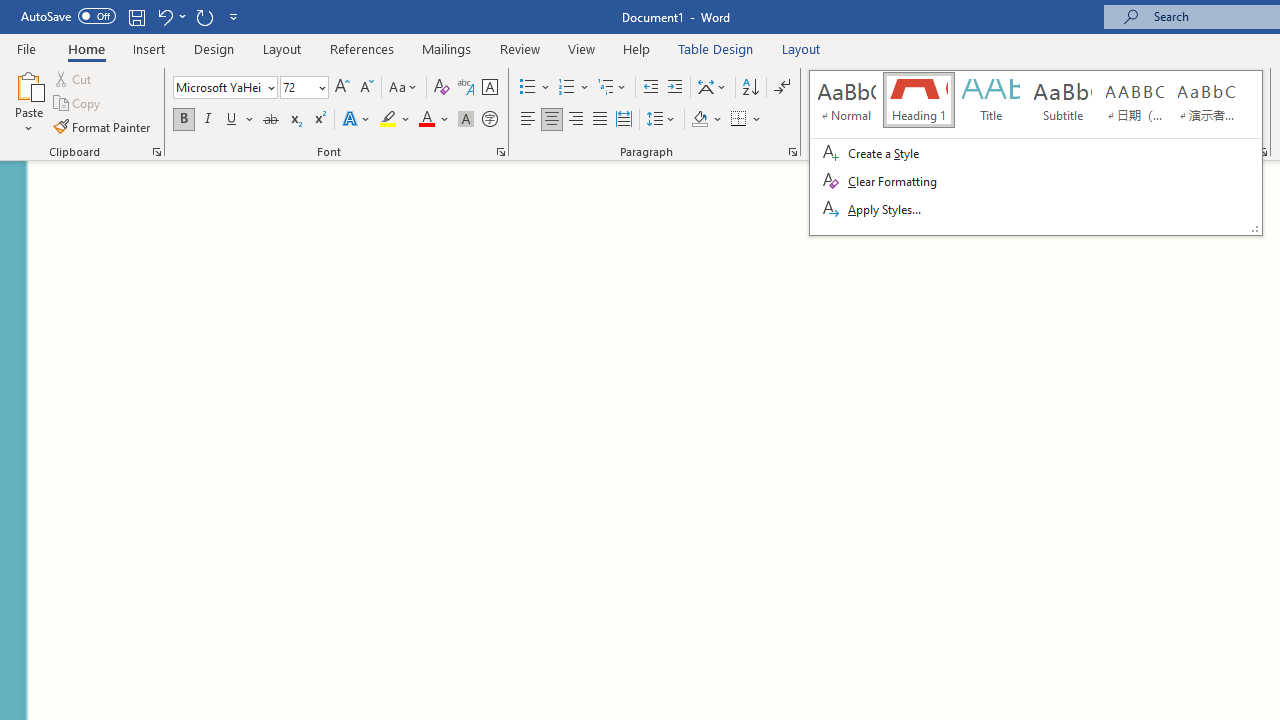  Describe the element at coordinates (366, 86) in the screenshot. I see `'Shrink Font'` at that location.